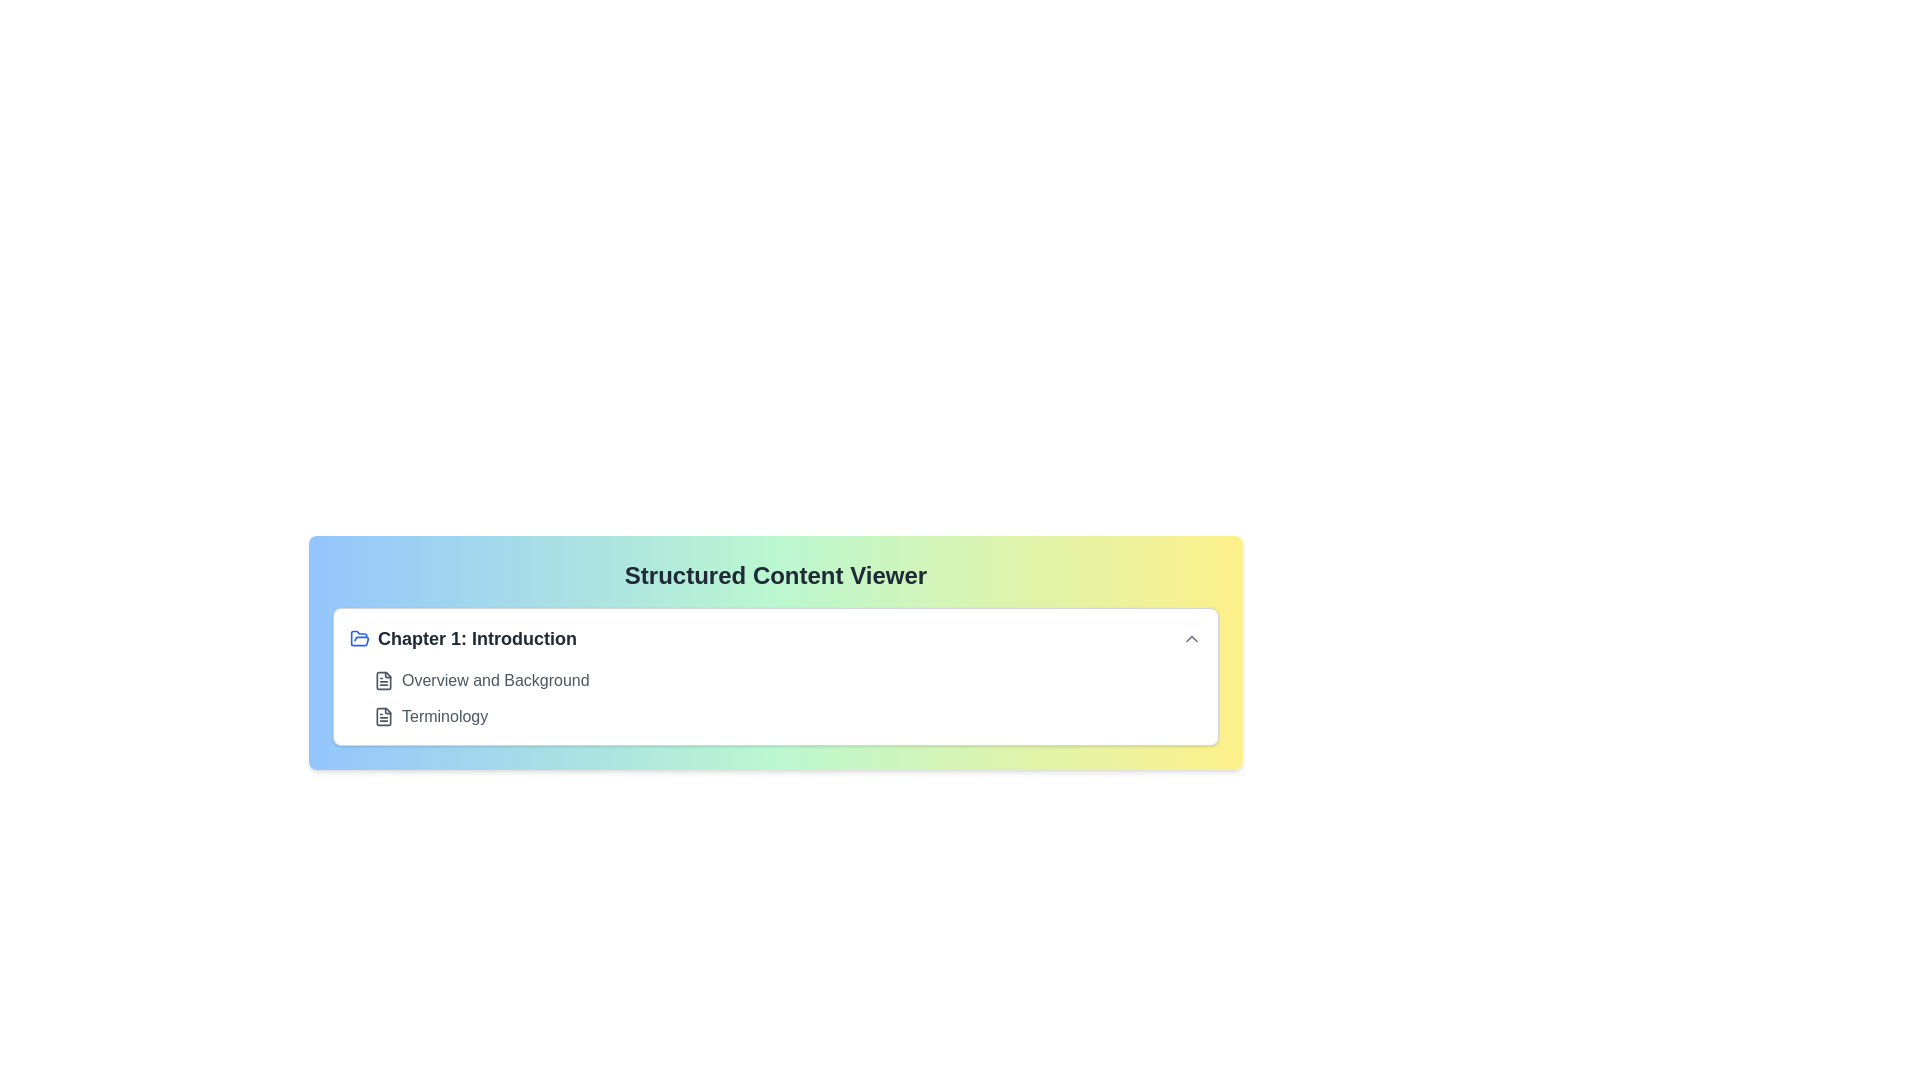  Describe the element at coordinates (360, 638) in the screenshot. I see `the blue open folder icon located in the 'Structured Content Viewer' interface, positioned at the top-left corner of 'Chapter 1: Introduction.'` at that location.